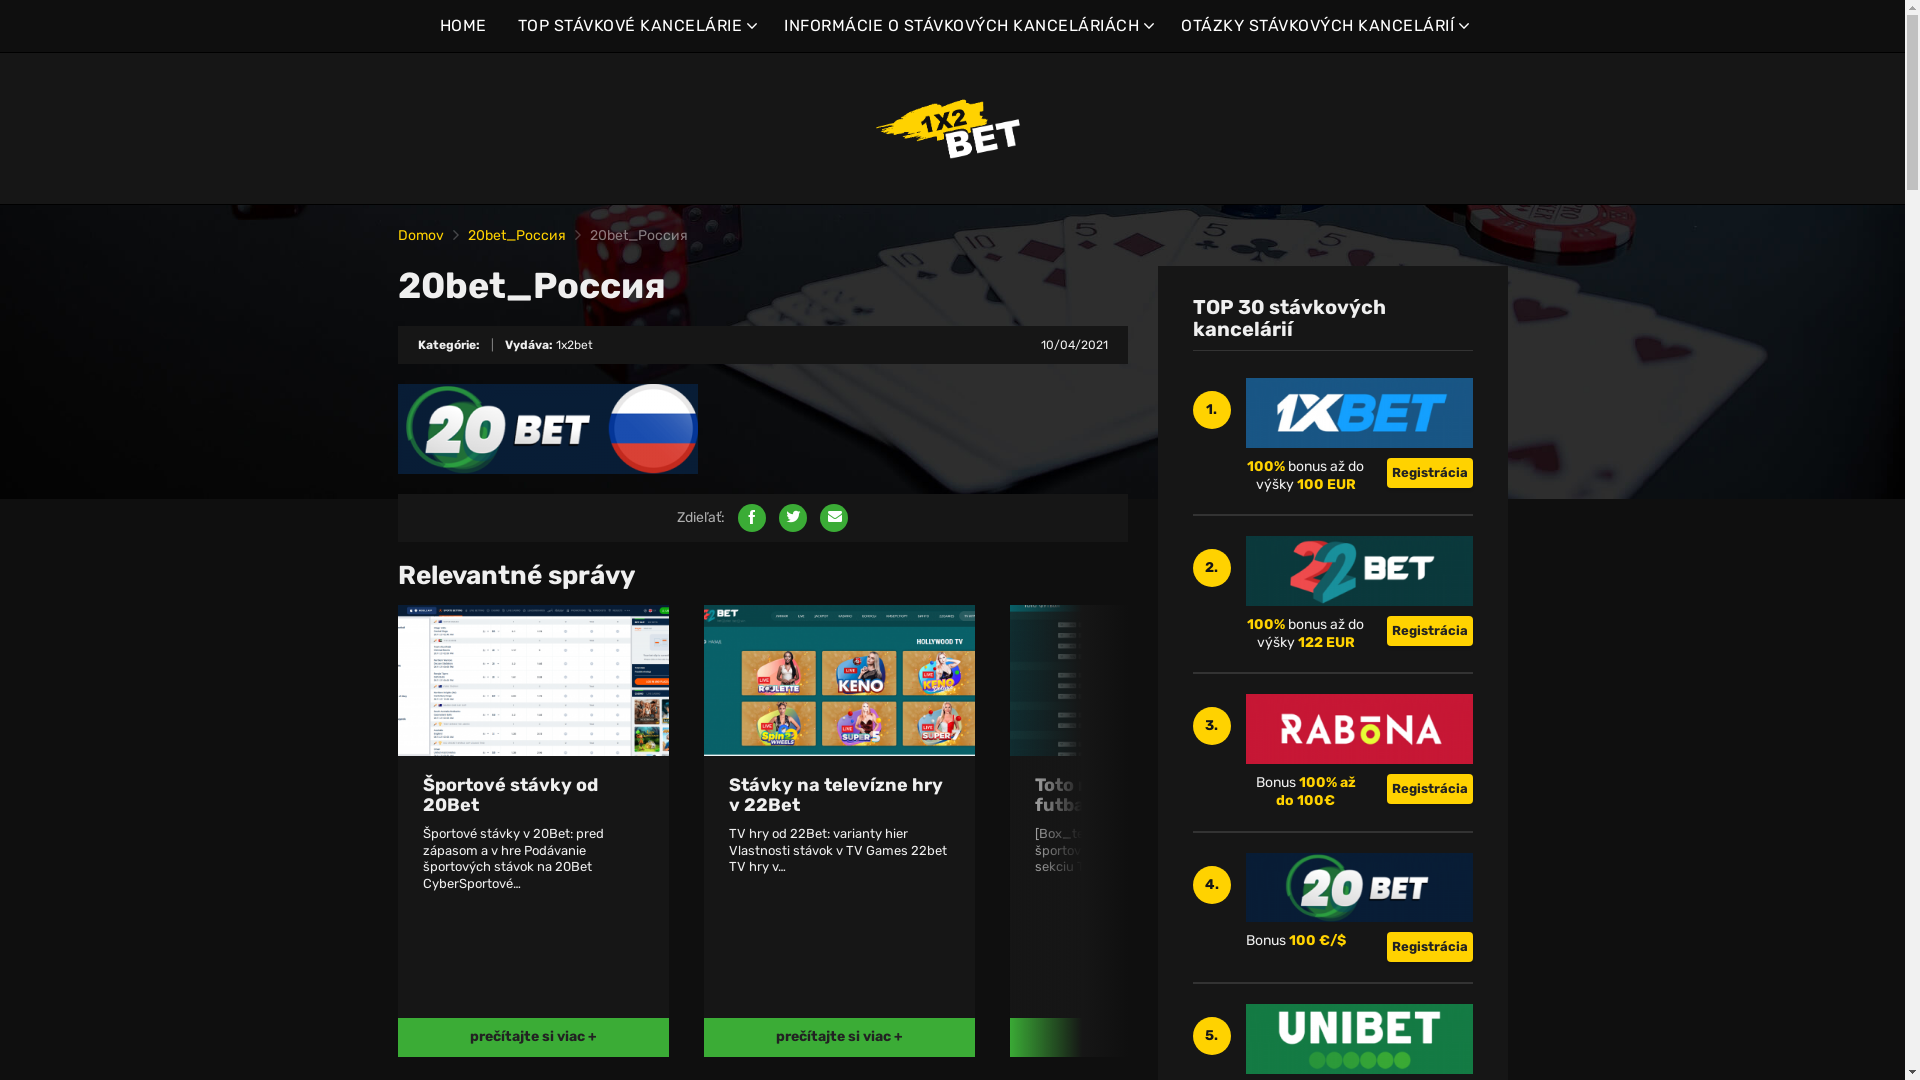  What do you see at coordinates (462, 26) in the screenshot?
I see `'HOME'` at bounding box center [462, 26].